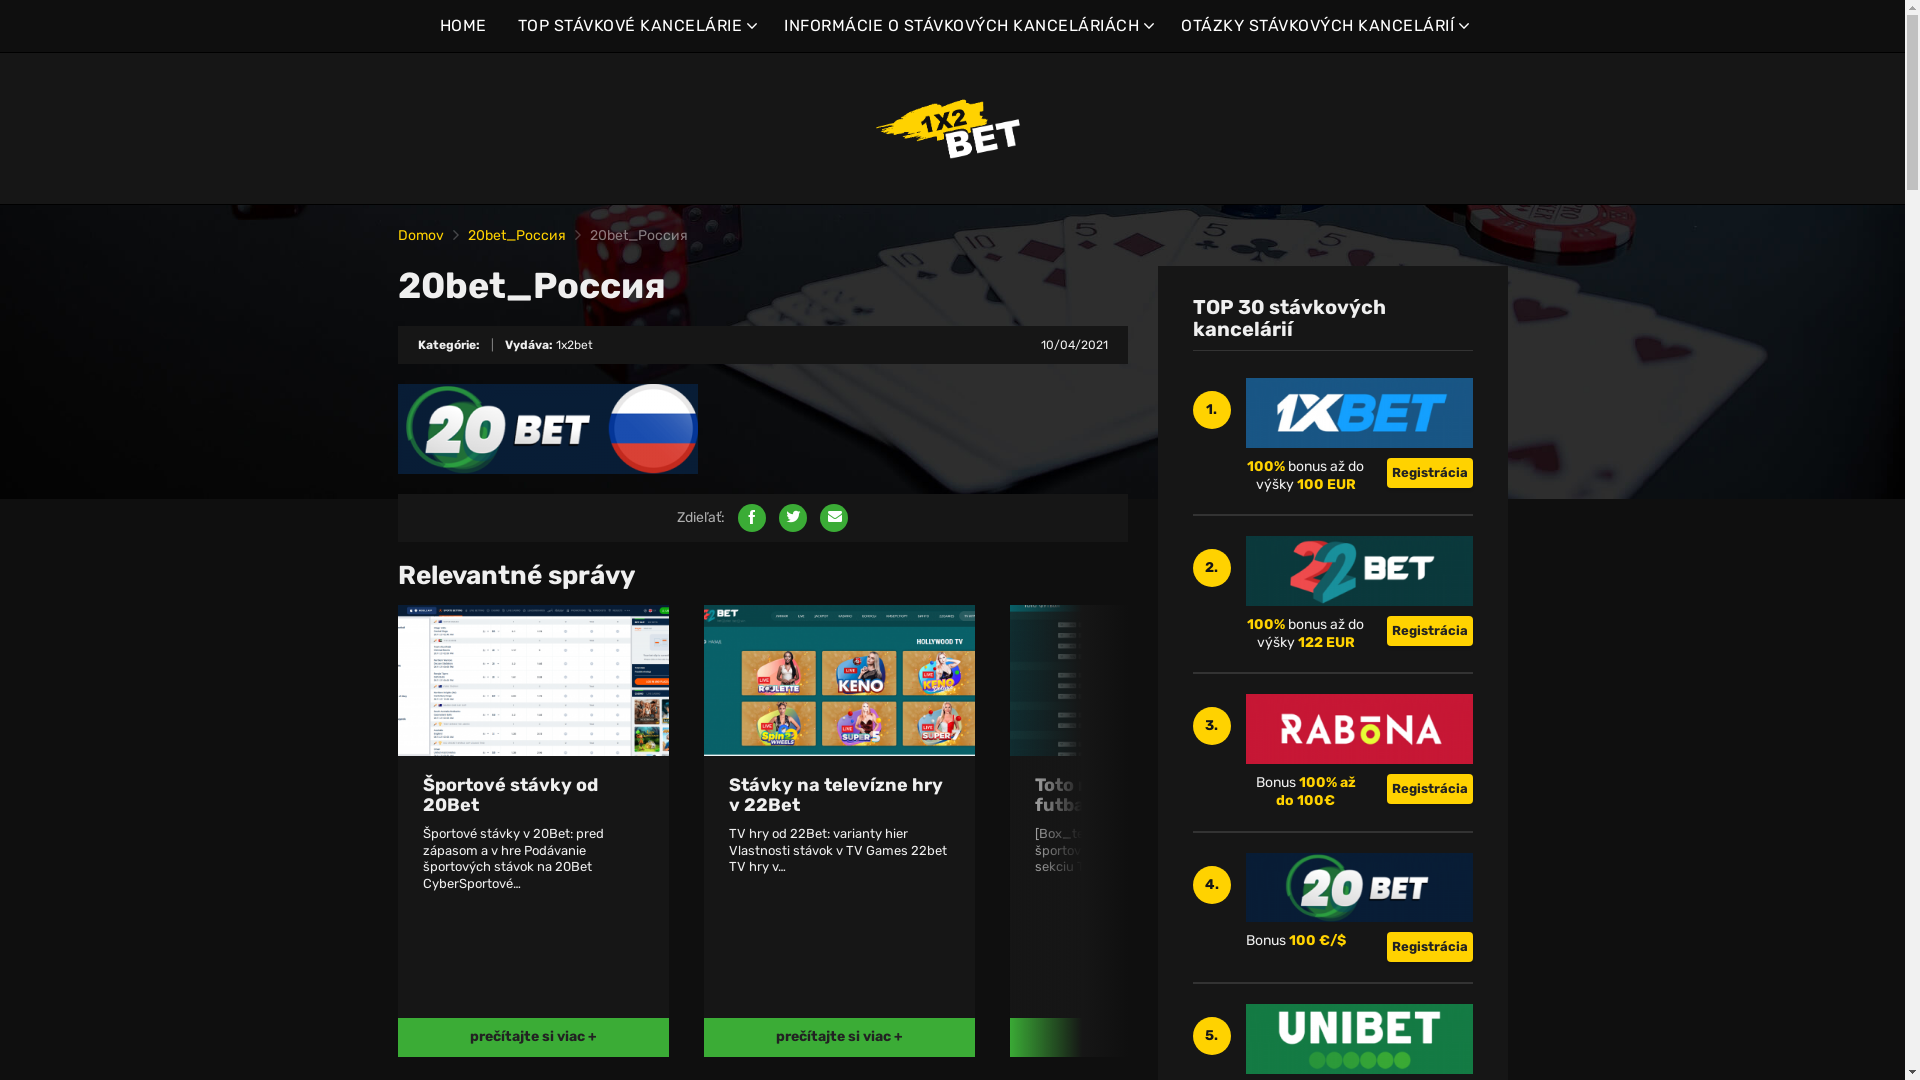  What do you see at coordinates (462, 26) in the screenshot?
I see `'HOME'` at bounding box center [462, 26].